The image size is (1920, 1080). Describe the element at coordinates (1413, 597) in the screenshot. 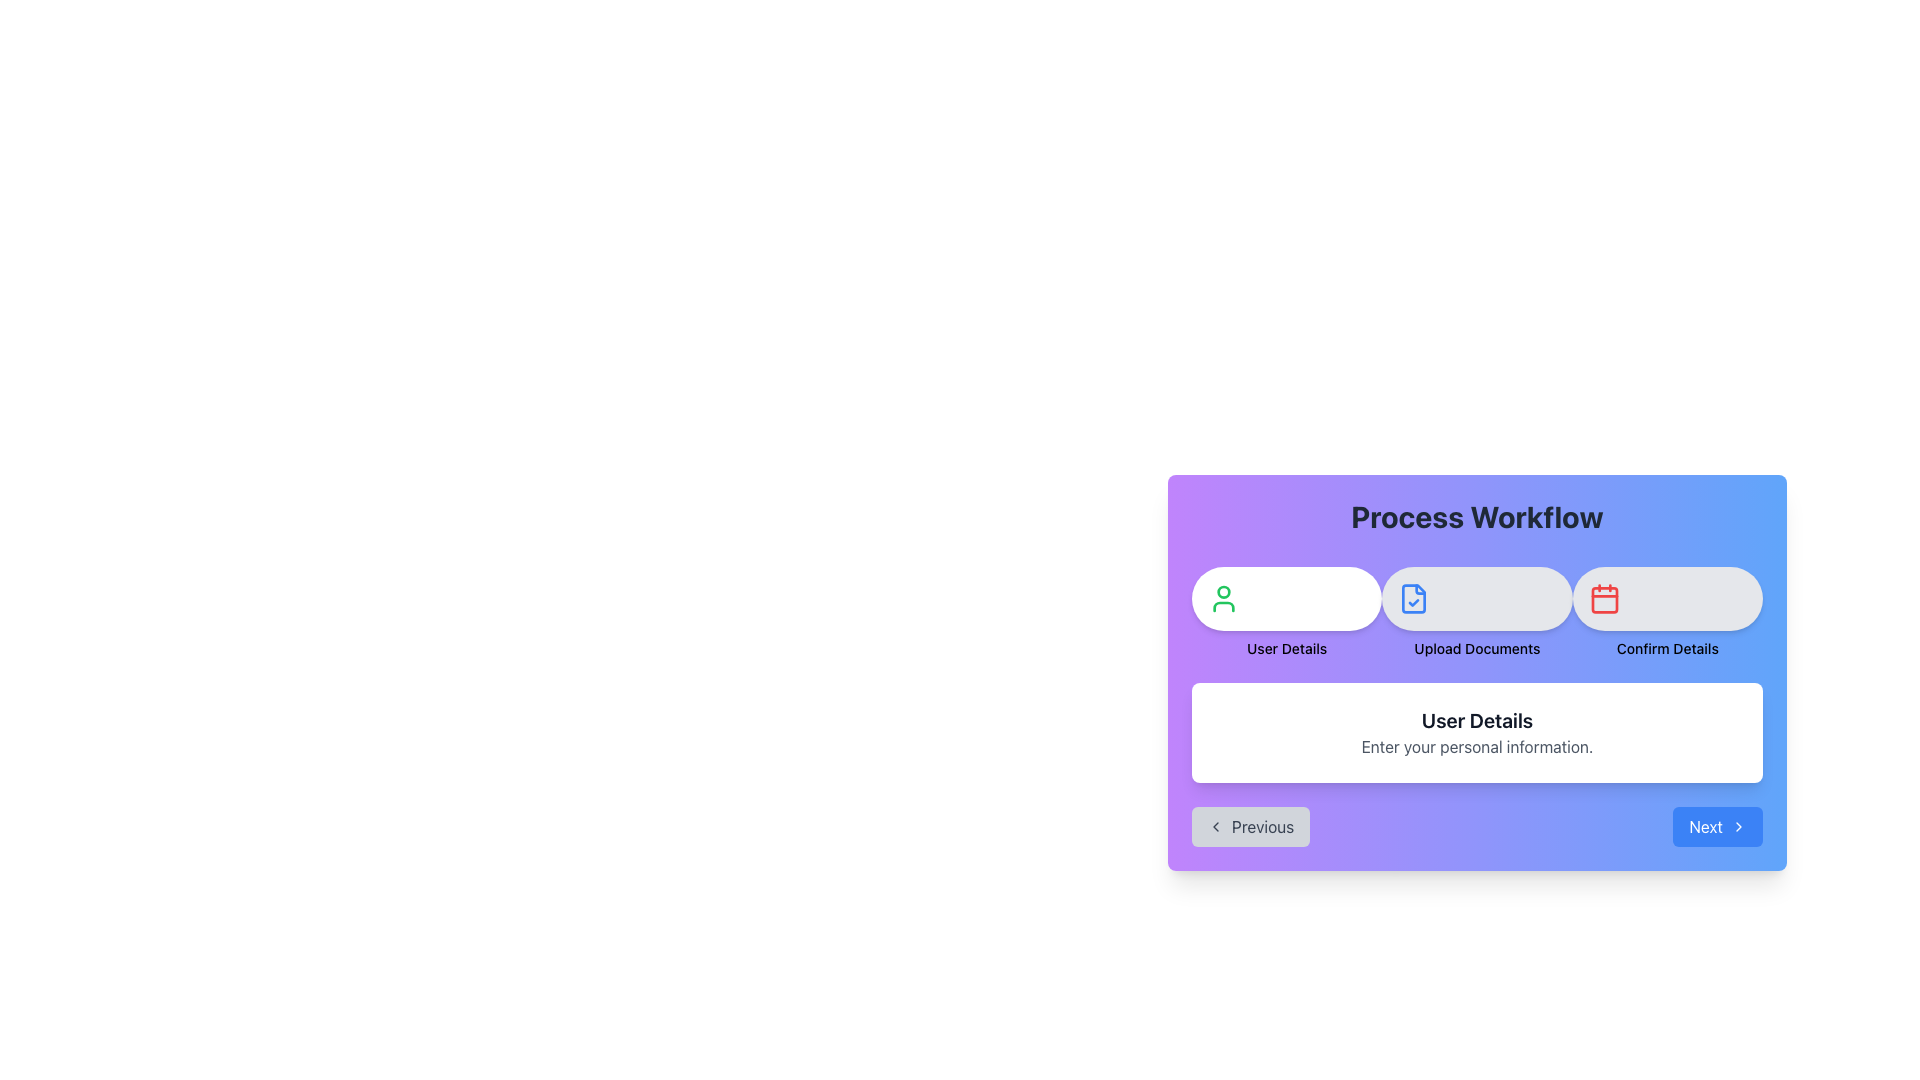

I see `the 'Upload Documents' step indicator icon located in the horizontal navigation bar at the top of the modal, positioned between 'User Details' and 'Confirm Details'` at that location.